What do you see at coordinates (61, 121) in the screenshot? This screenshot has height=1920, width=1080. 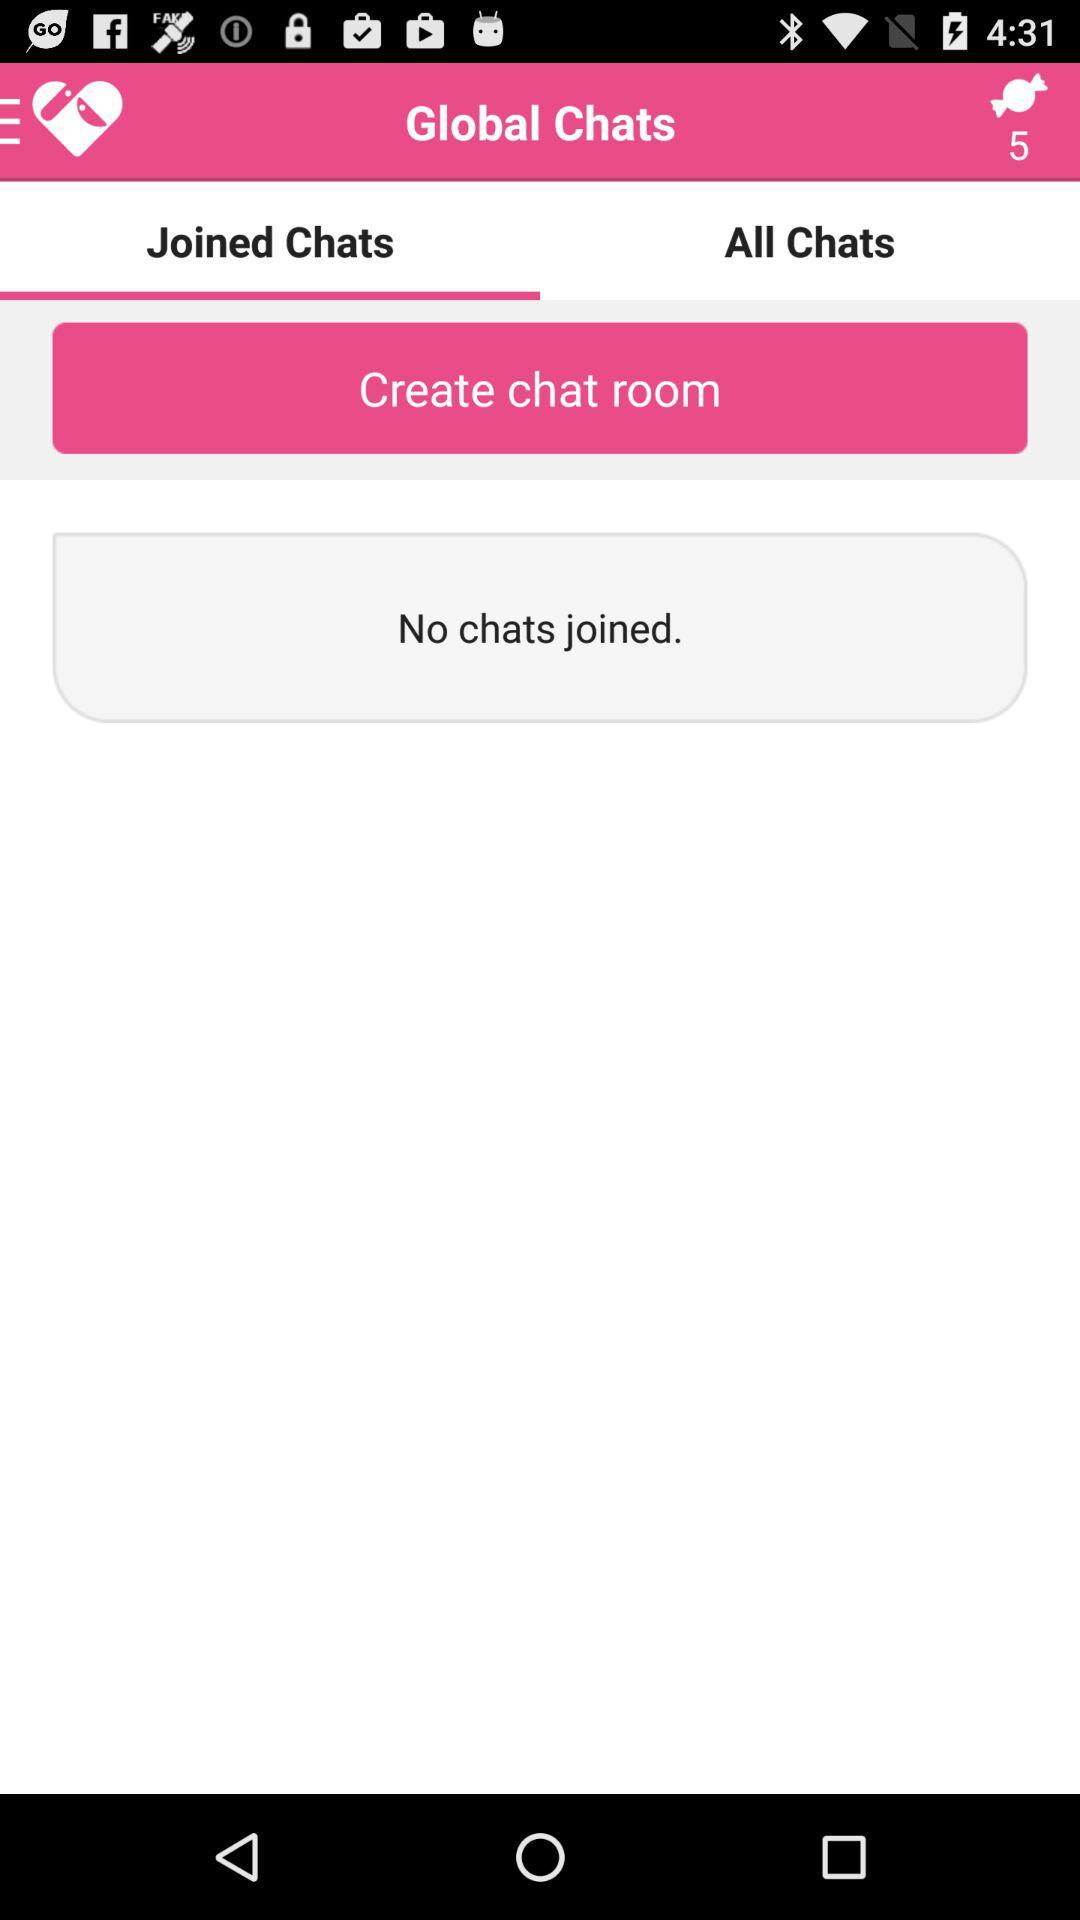 I see `icon to the left of all chats` at bounding box center [61, 121].